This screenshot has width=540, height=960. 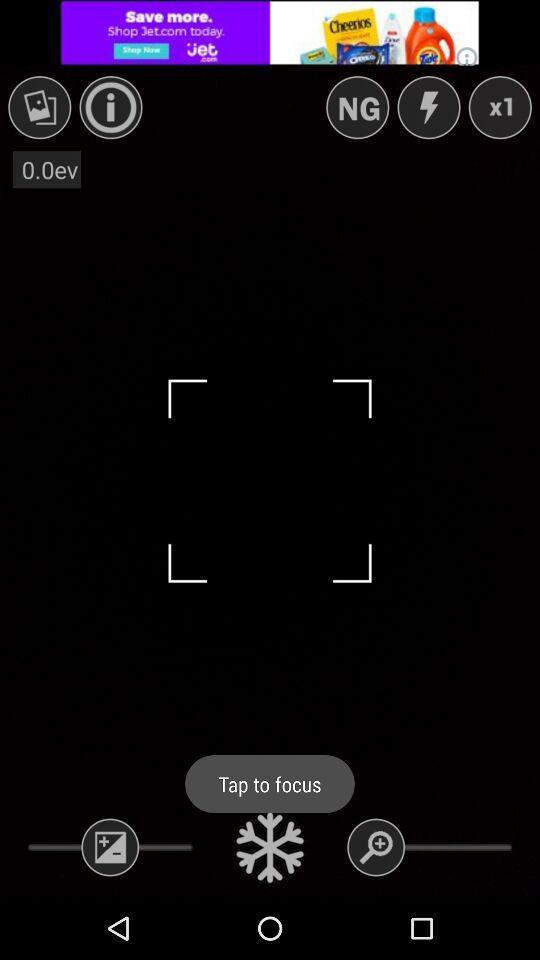 I want to click on advertisement, so click(x=270, y=31).